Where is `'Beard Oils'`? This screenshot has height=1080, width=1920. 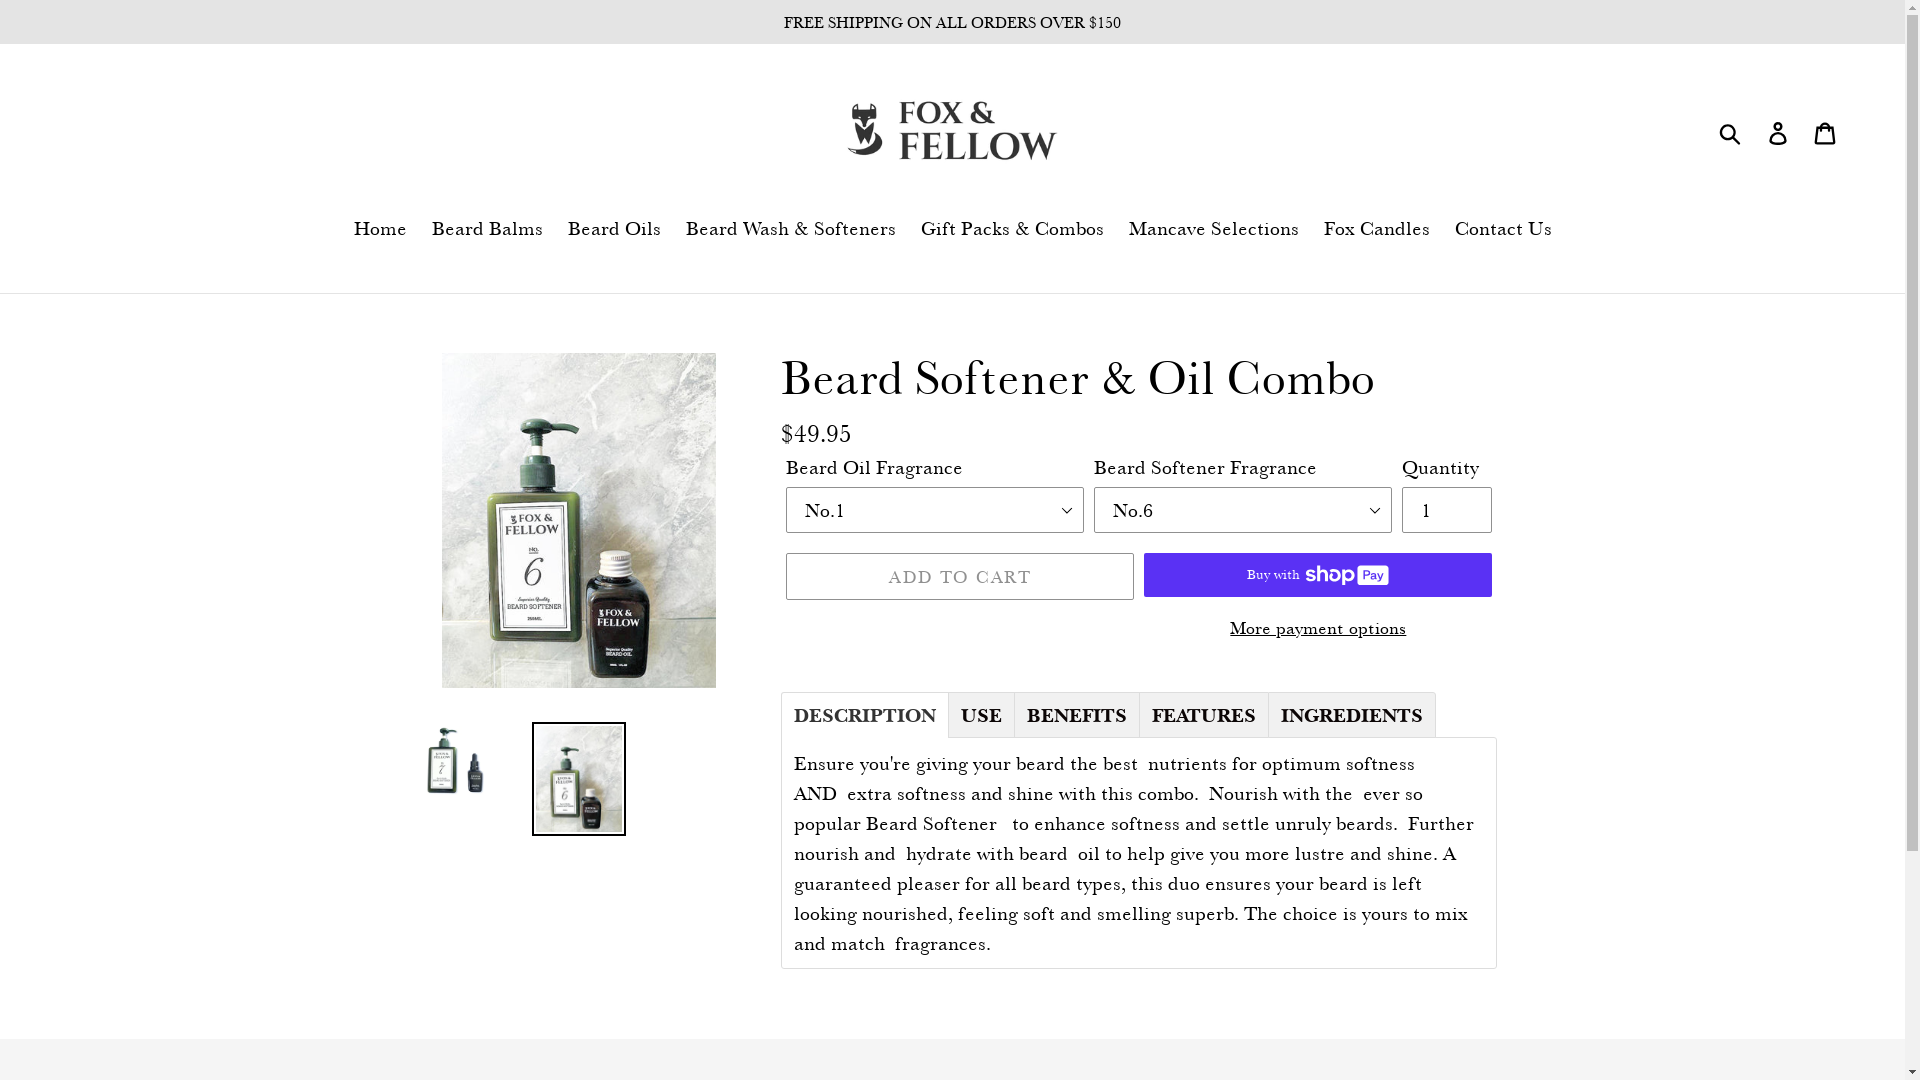 'Beard Oils' is located at coordinates (557, 228).